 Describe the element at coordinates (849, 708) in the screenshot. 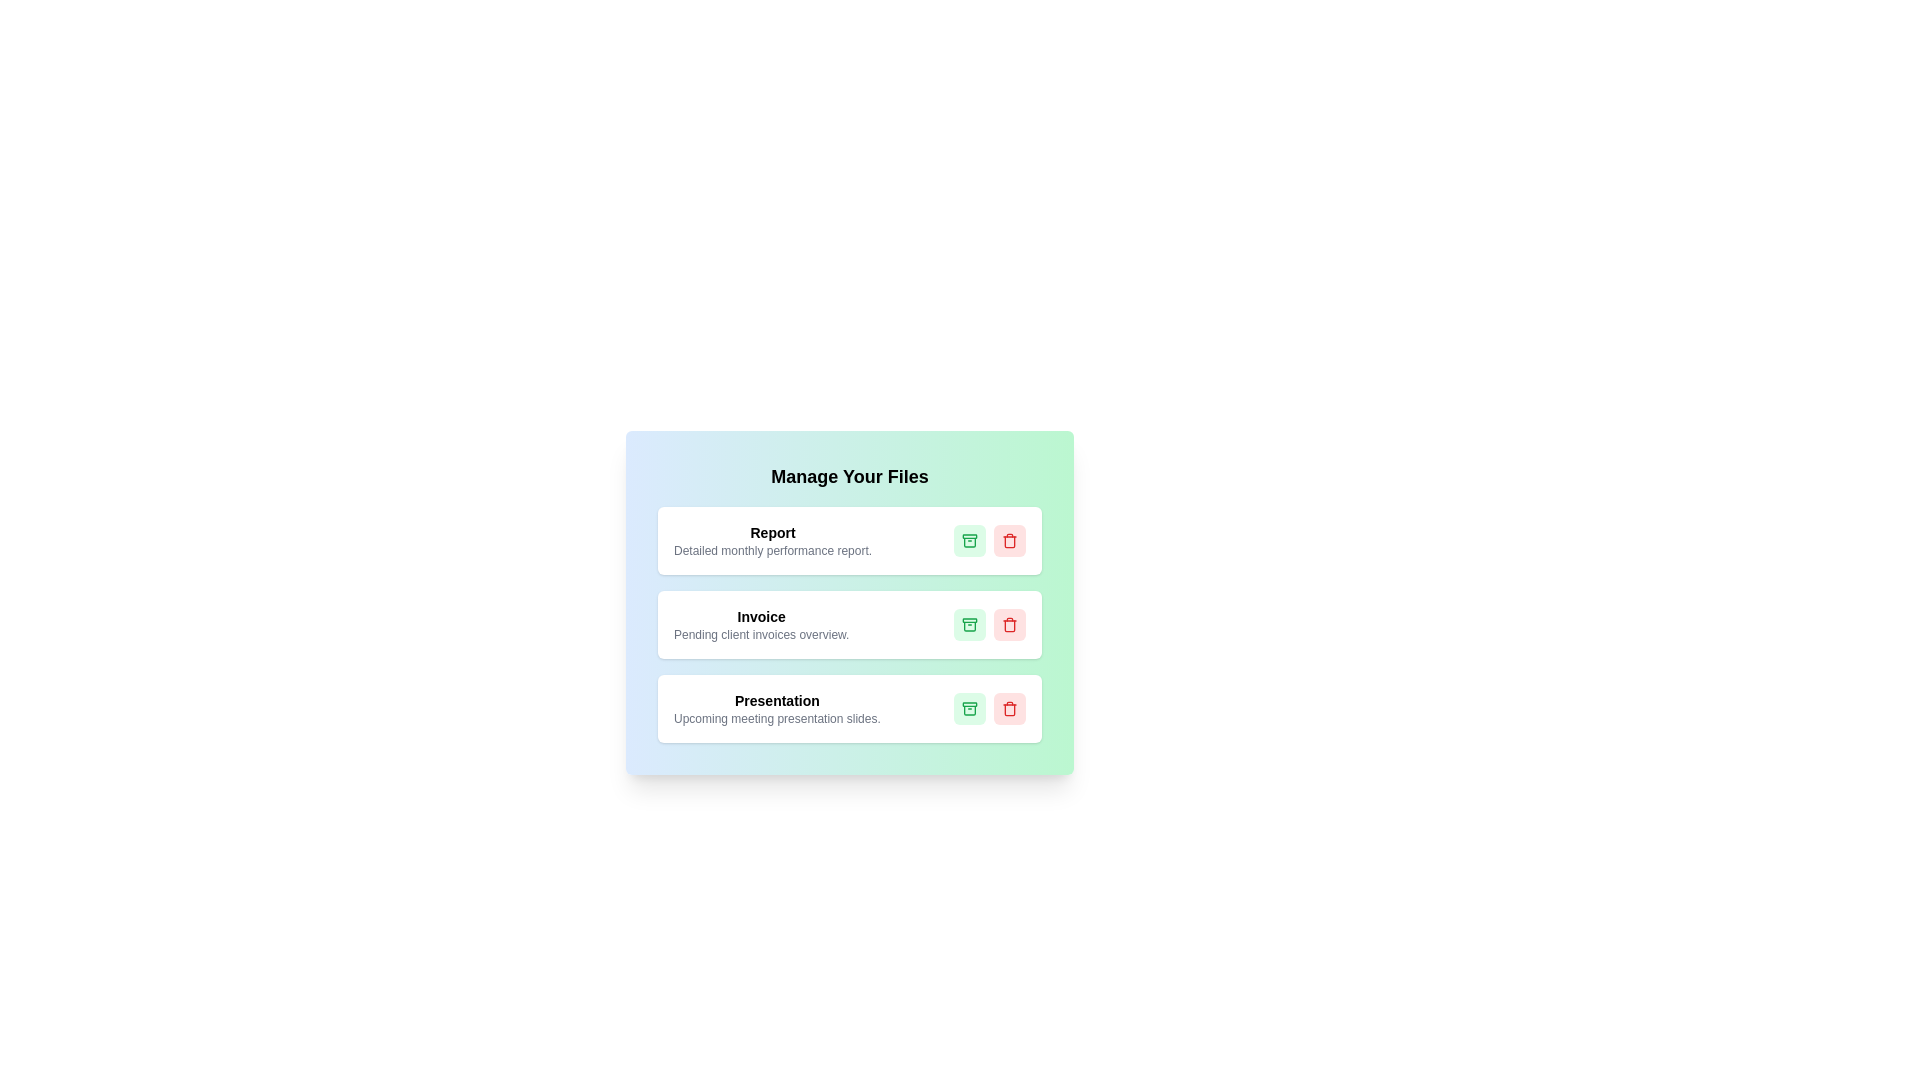

I see `the card titled Presentation to view its details` at that location.